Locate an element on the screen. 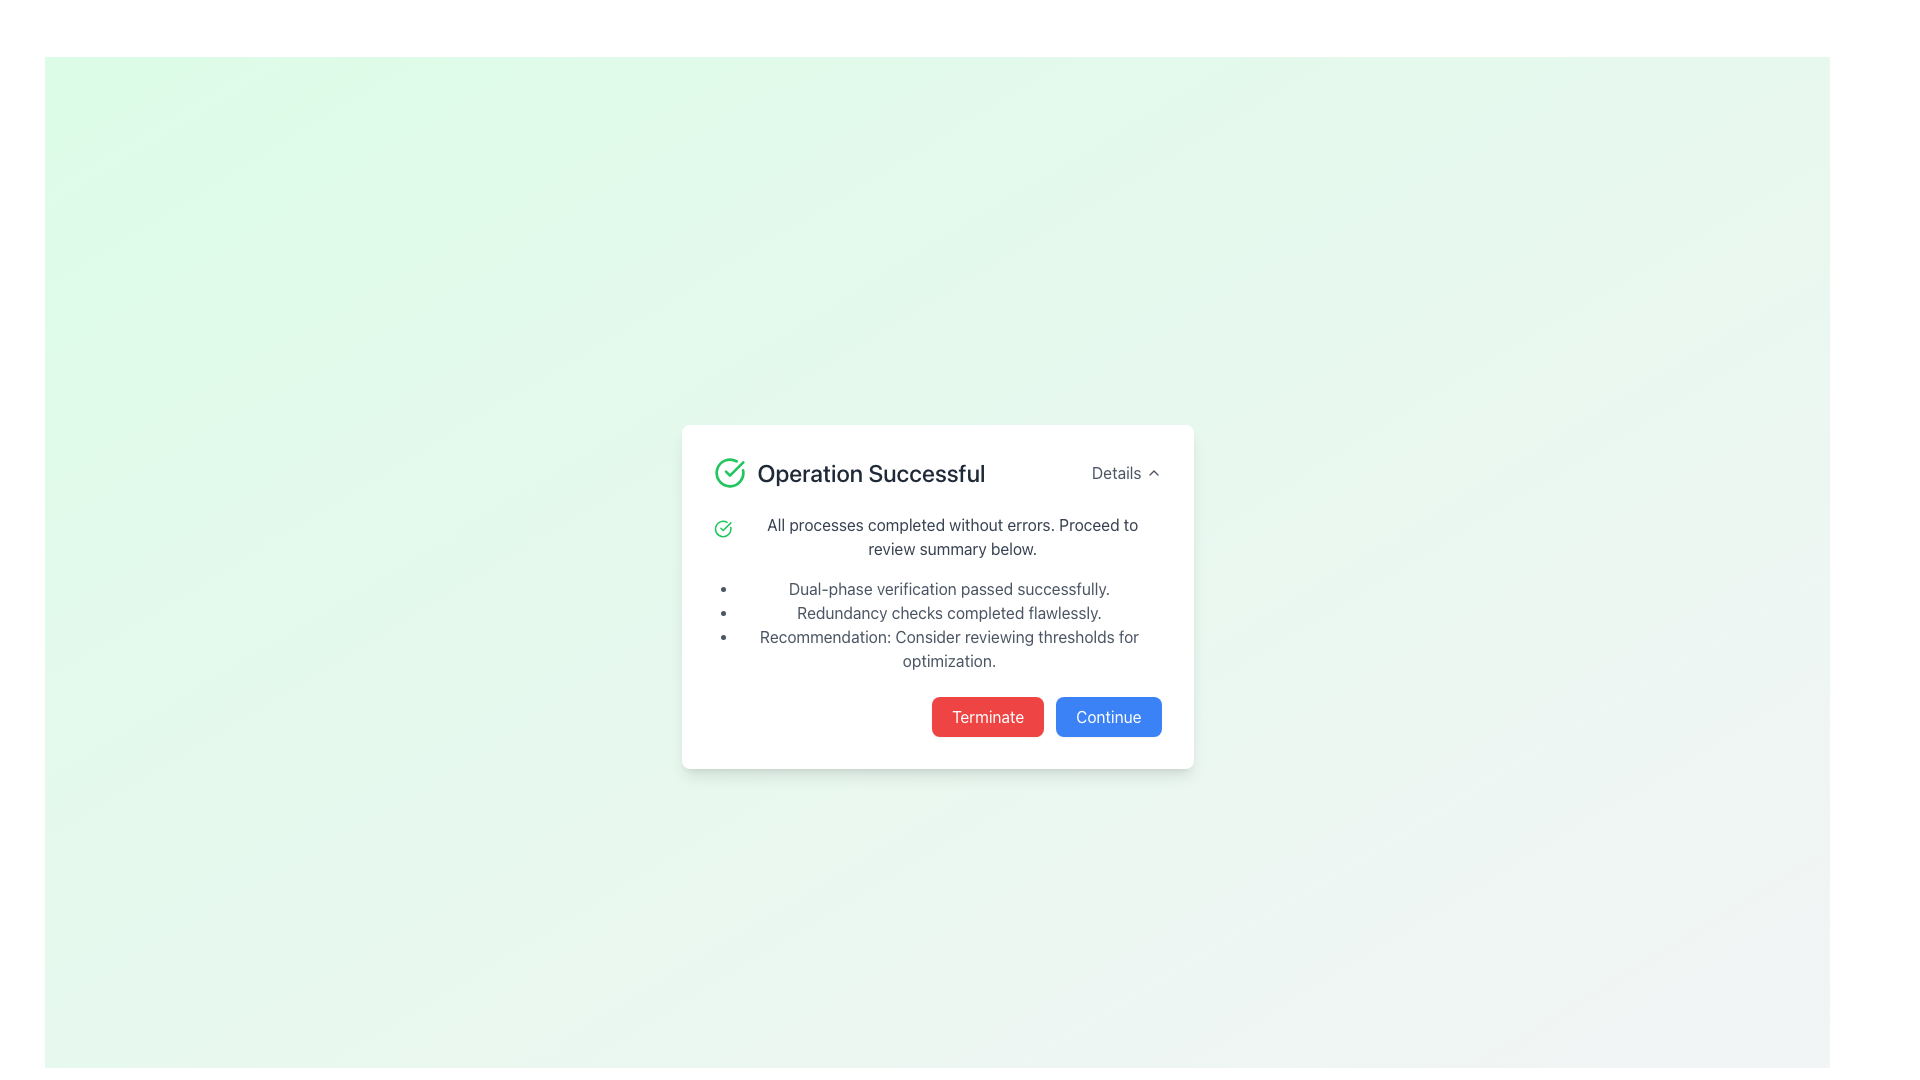 The image size is (1920, 1080). the chevron icon is located at coordinates (1153, 473).